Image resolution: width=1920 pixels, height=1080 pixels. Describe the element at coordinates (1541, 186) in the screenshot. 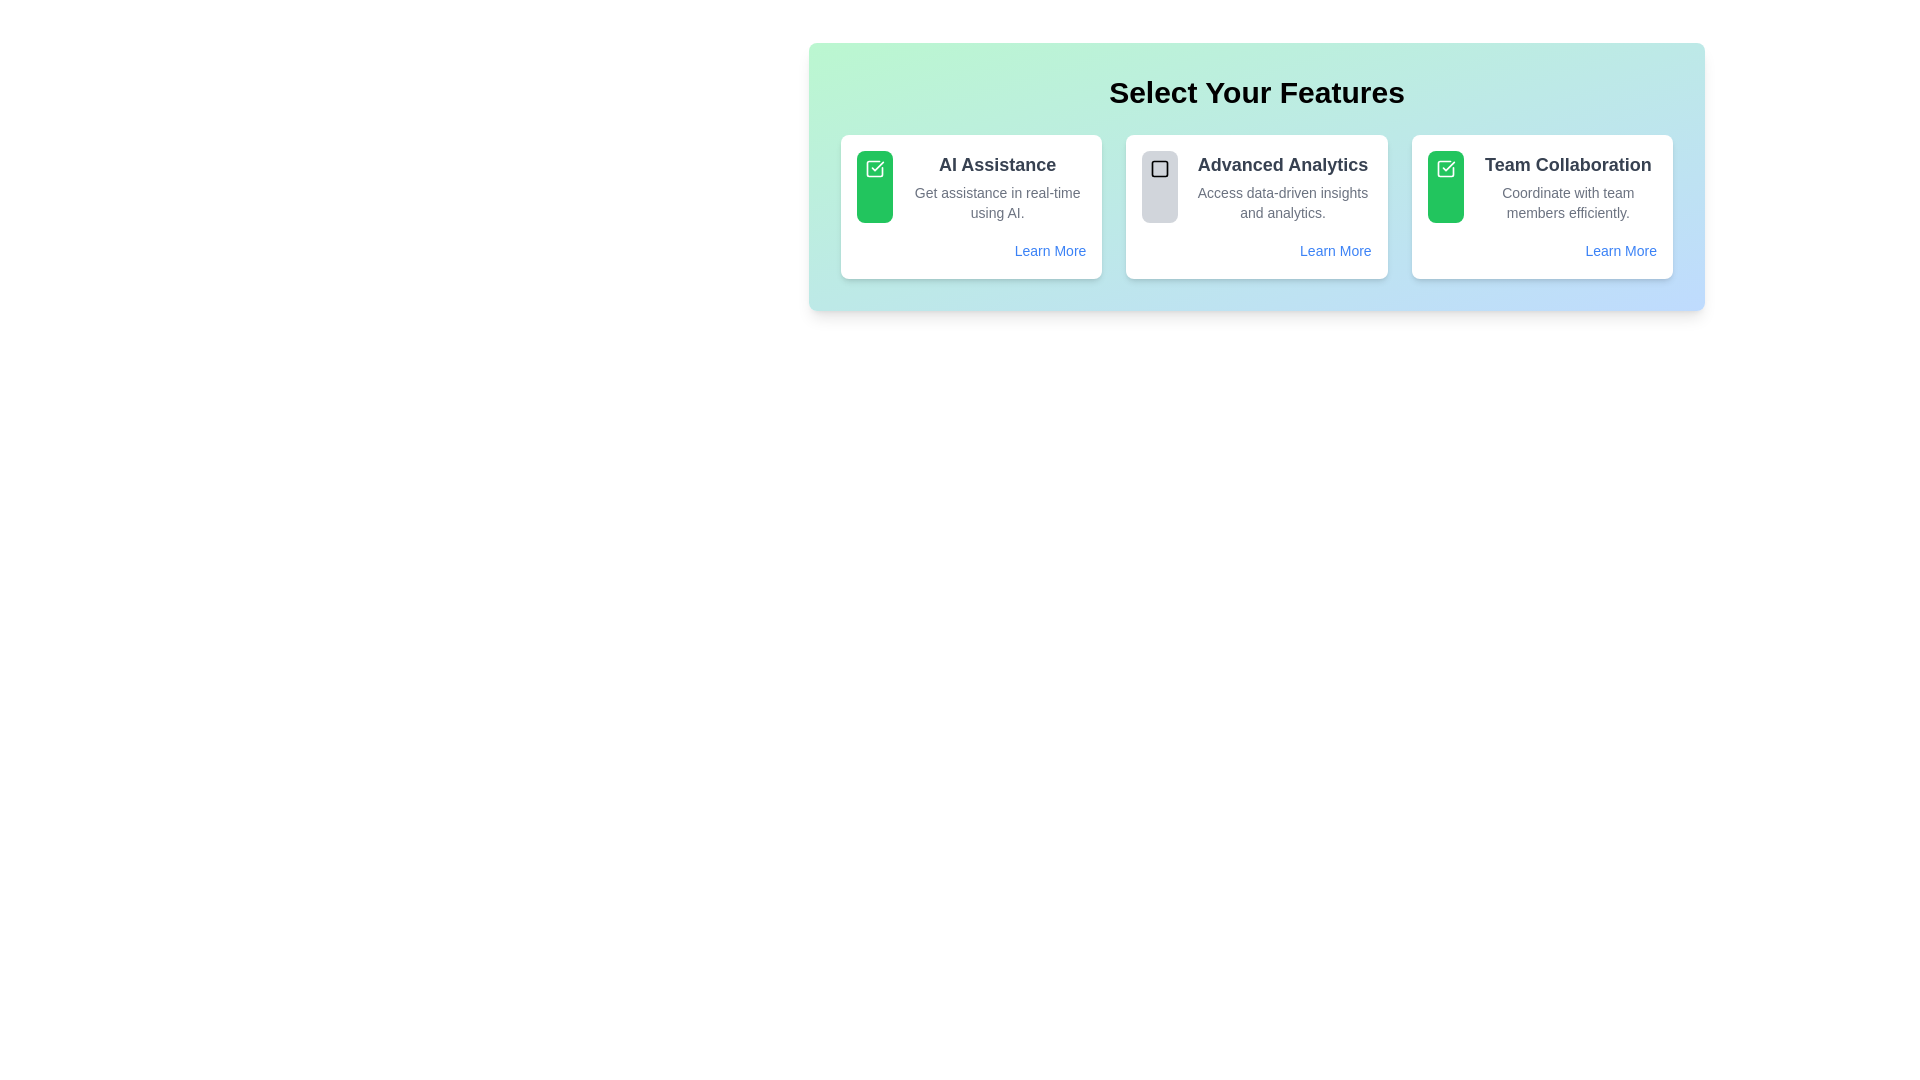

I see `the Infobox titled 'Team Collaboration', which includes the subtitle 'Coordinate with team members efficiently.'` at that location.